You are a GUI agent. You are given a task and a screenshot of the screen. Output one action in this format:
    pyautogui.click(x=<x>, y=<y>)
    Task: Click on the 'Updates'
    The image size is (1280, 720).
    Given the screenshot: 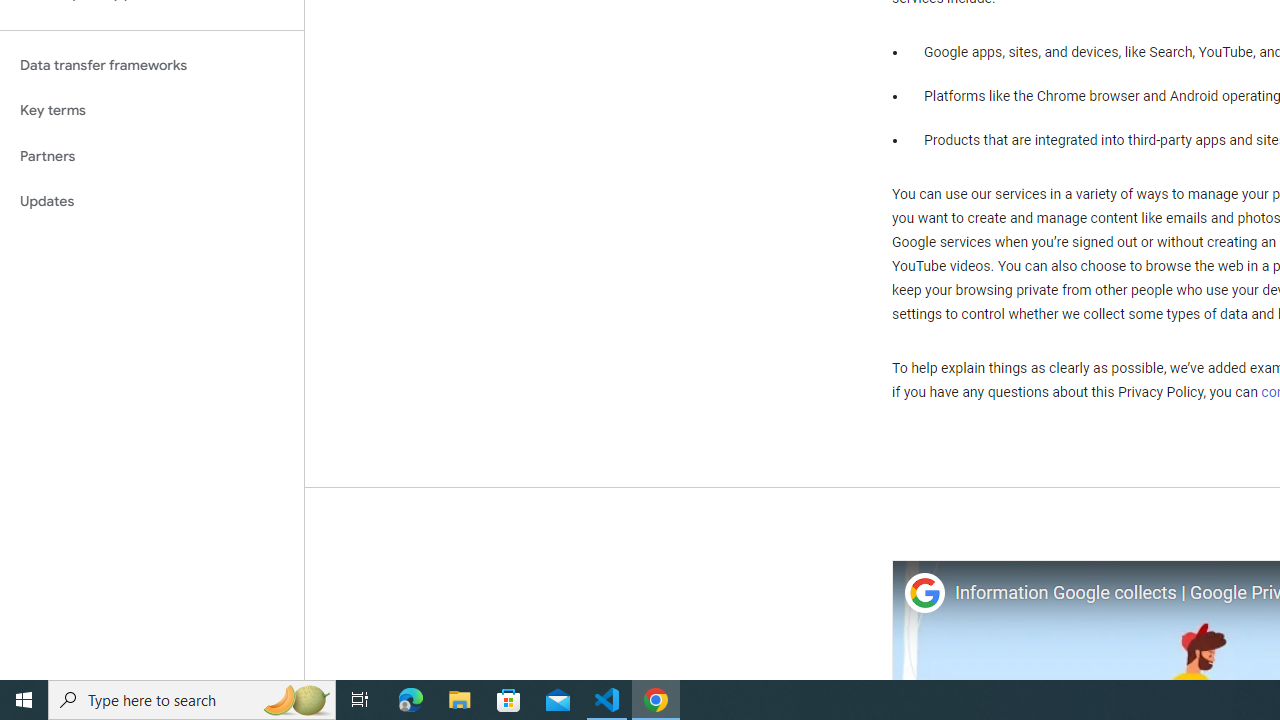 What is the action you would take?
    pyautogui.click(x=151, y=201)
    